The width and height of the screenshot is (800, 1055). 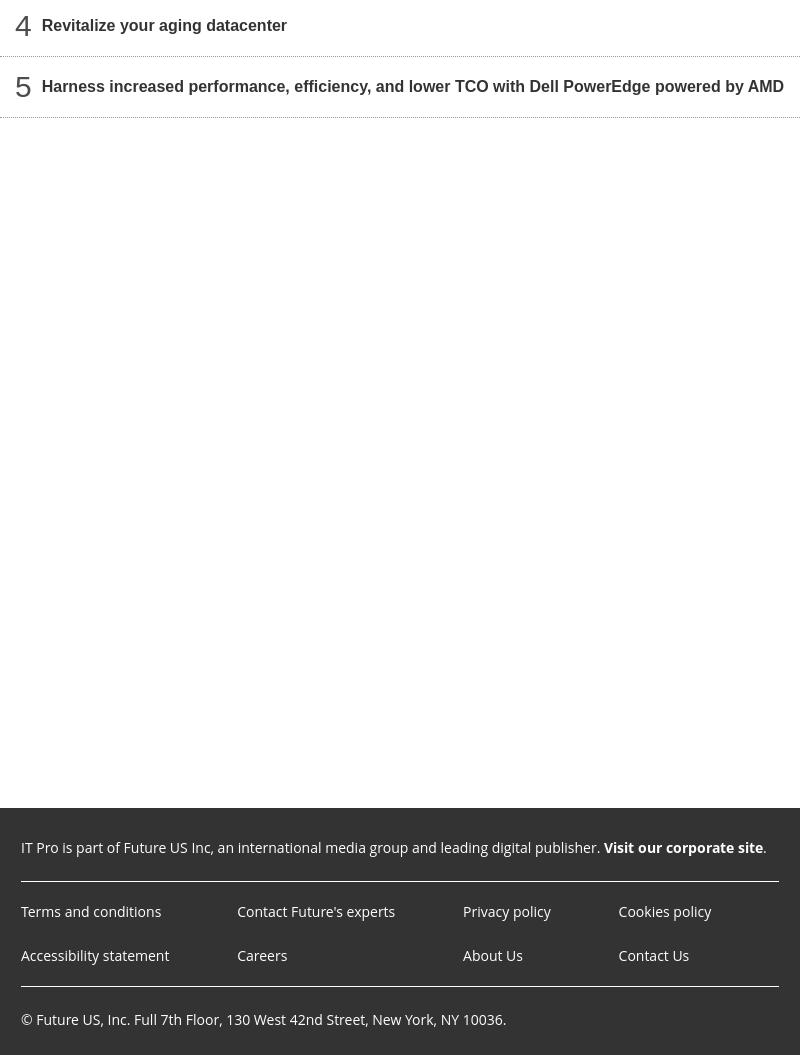 I want to click on 'Visit our corporate site', so click(x=683, y=847).